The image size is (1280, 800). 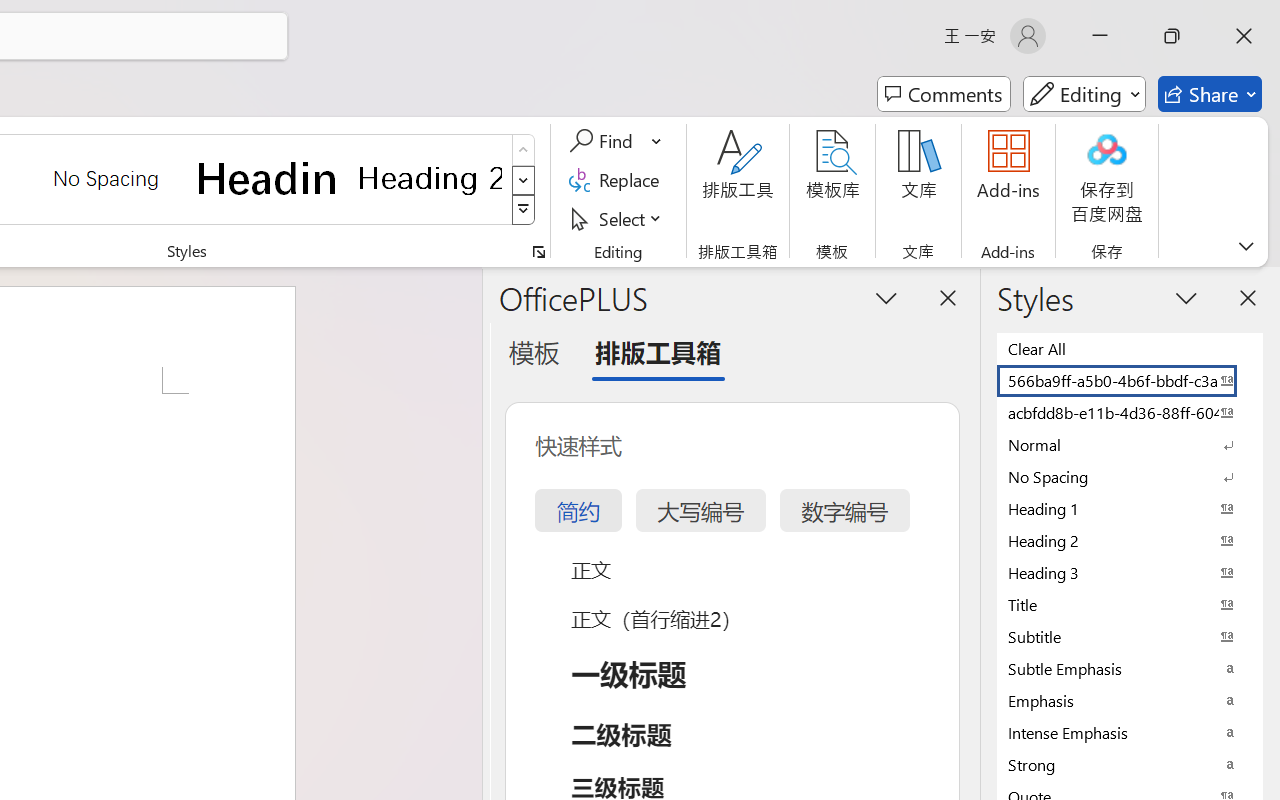 What do you see at coordinates (1209, 94) in the screenshot?
I see `'Share'` at bounding box center [1209, 94].